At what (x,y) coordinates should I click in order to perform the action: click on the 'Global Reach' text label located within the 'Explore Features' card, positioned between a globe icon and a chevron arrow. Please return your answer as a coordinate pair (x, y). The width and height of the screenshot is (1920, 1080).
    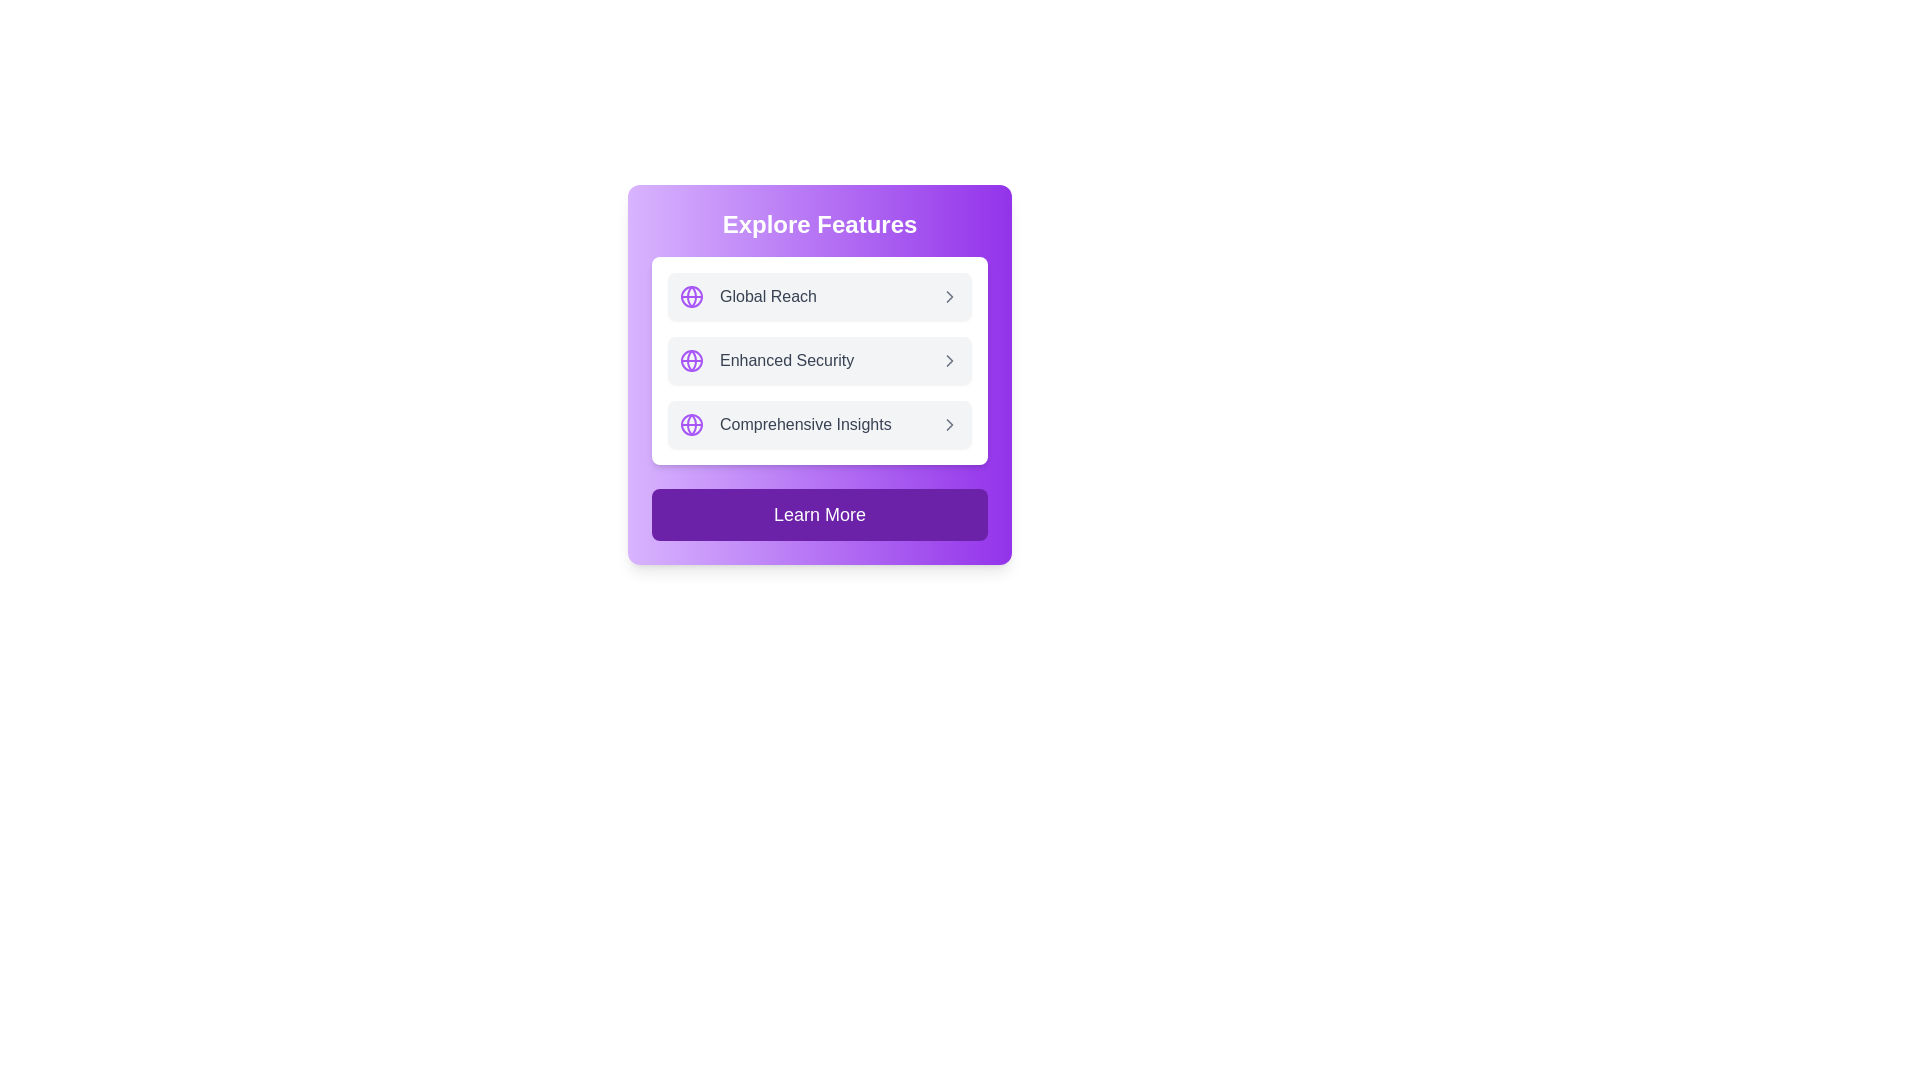
    Looking at the image, I should click on (767, 297).